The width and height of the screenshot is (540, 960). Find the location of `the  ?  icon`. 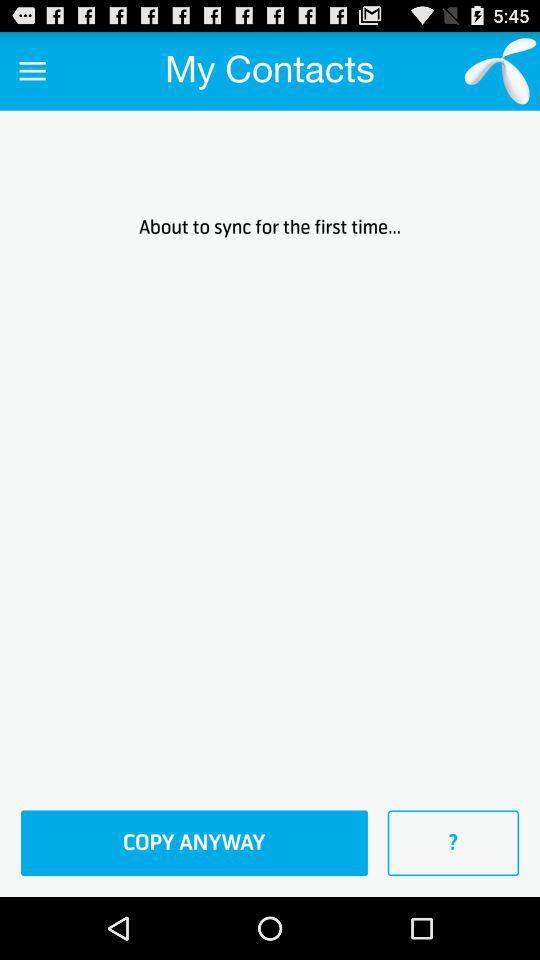

the  ?  icon is located at coordinates (453, 842).